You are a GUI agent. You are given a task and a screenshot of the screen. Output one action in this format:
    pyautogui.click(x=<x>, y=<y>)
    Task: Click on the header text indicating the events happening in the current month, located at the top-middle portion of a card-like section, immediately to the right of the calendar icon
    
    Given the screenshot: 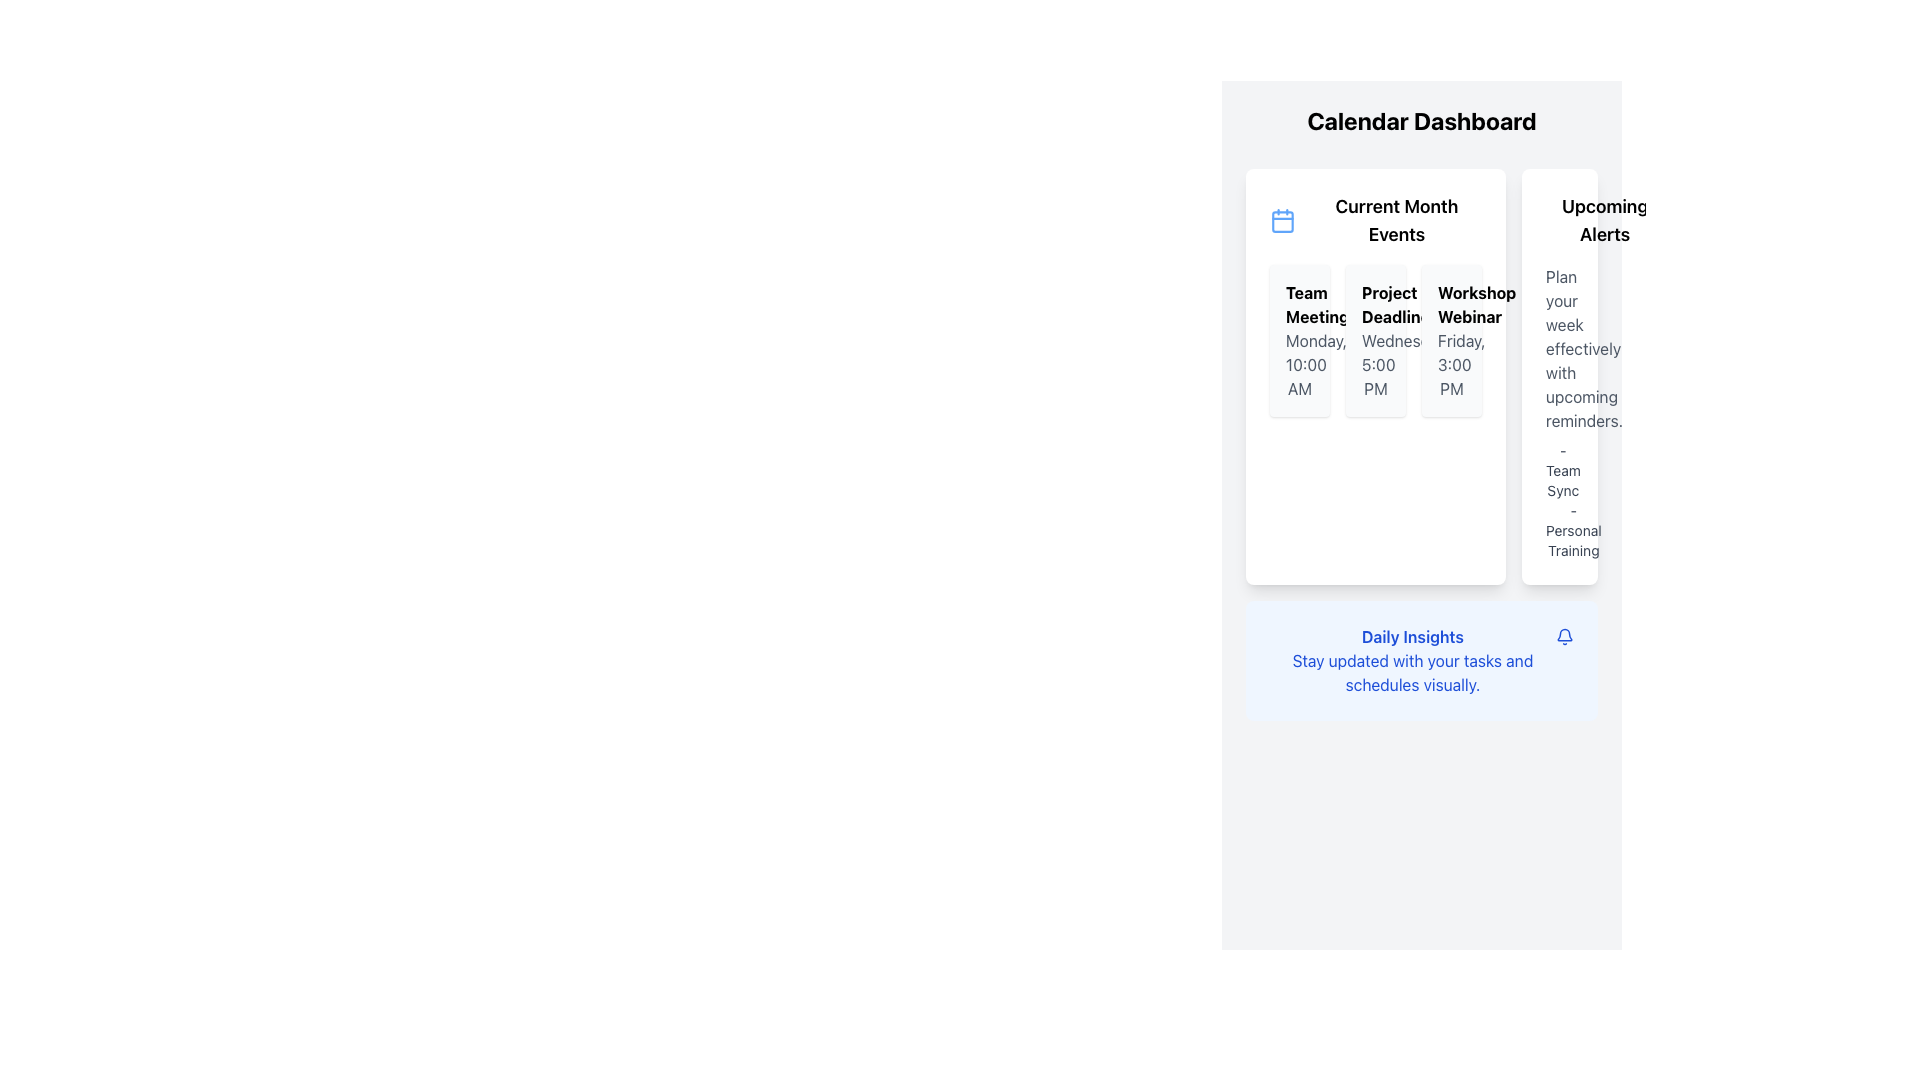 What is the action you would take?
    pyautogui.click(x=1395, y=220)
    